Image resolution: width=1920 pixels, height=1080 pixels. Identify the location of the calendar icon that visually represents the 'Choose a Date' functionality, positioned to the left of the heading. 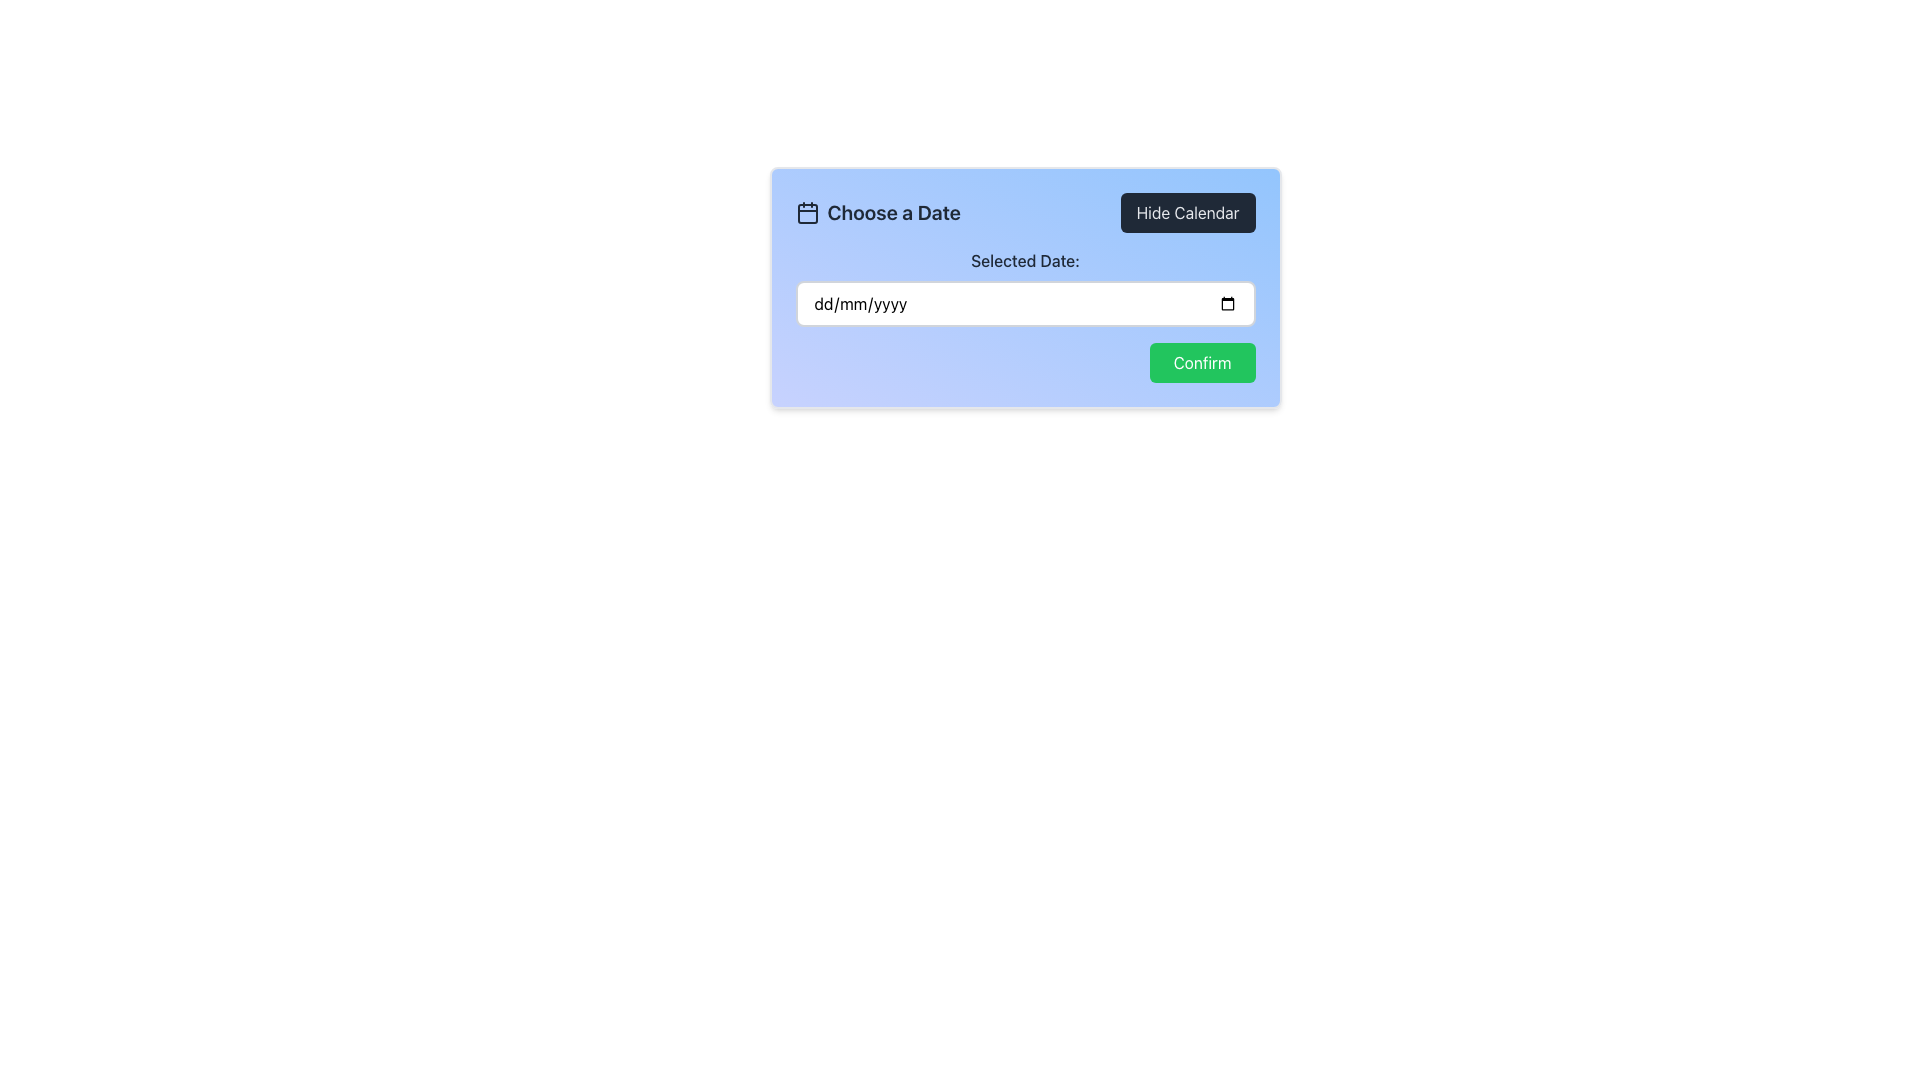
(807, 212).